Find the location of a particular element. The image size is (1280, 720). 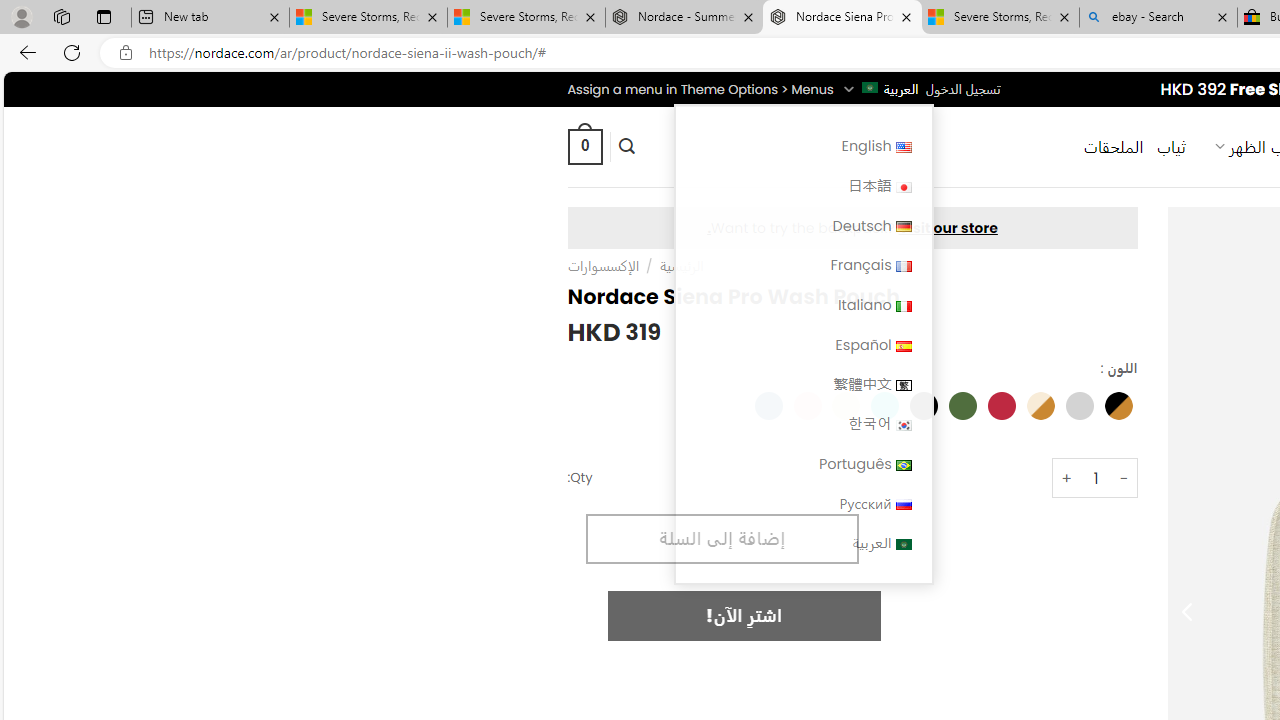

'Personal Profile' is located at coordinates (21, 16).